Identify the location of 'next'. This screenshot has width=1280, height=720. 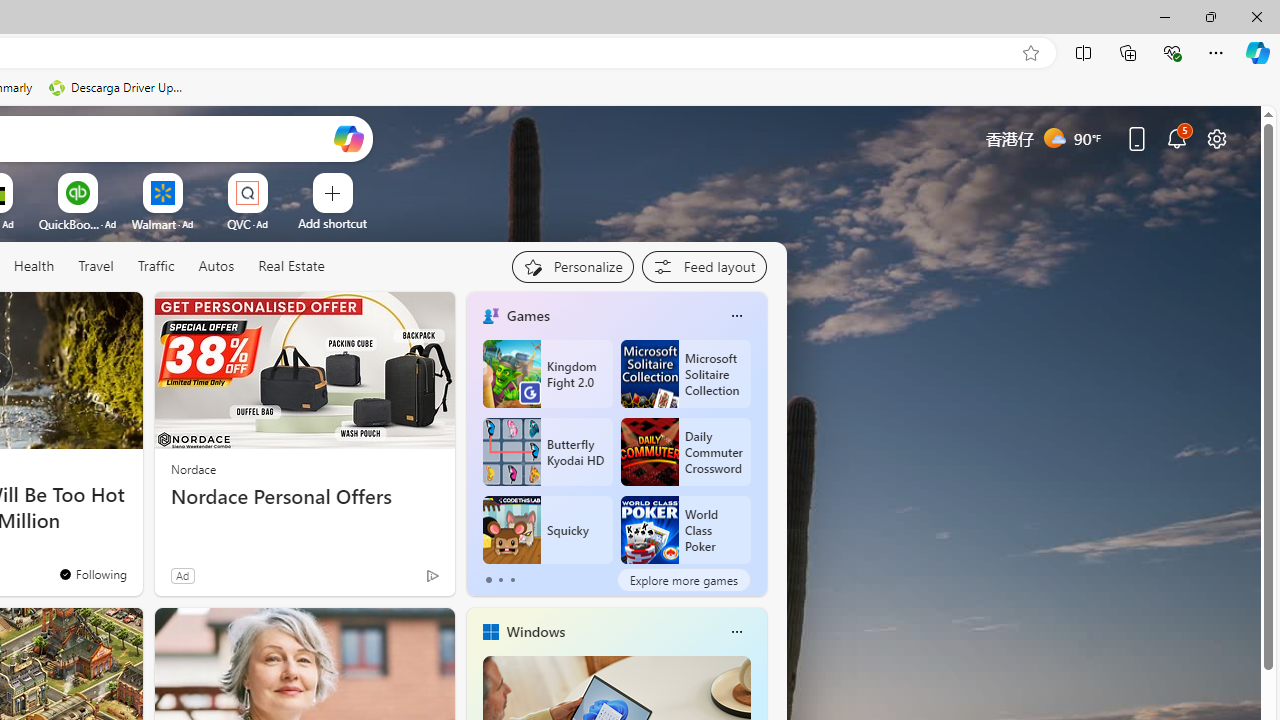
(755, 442).